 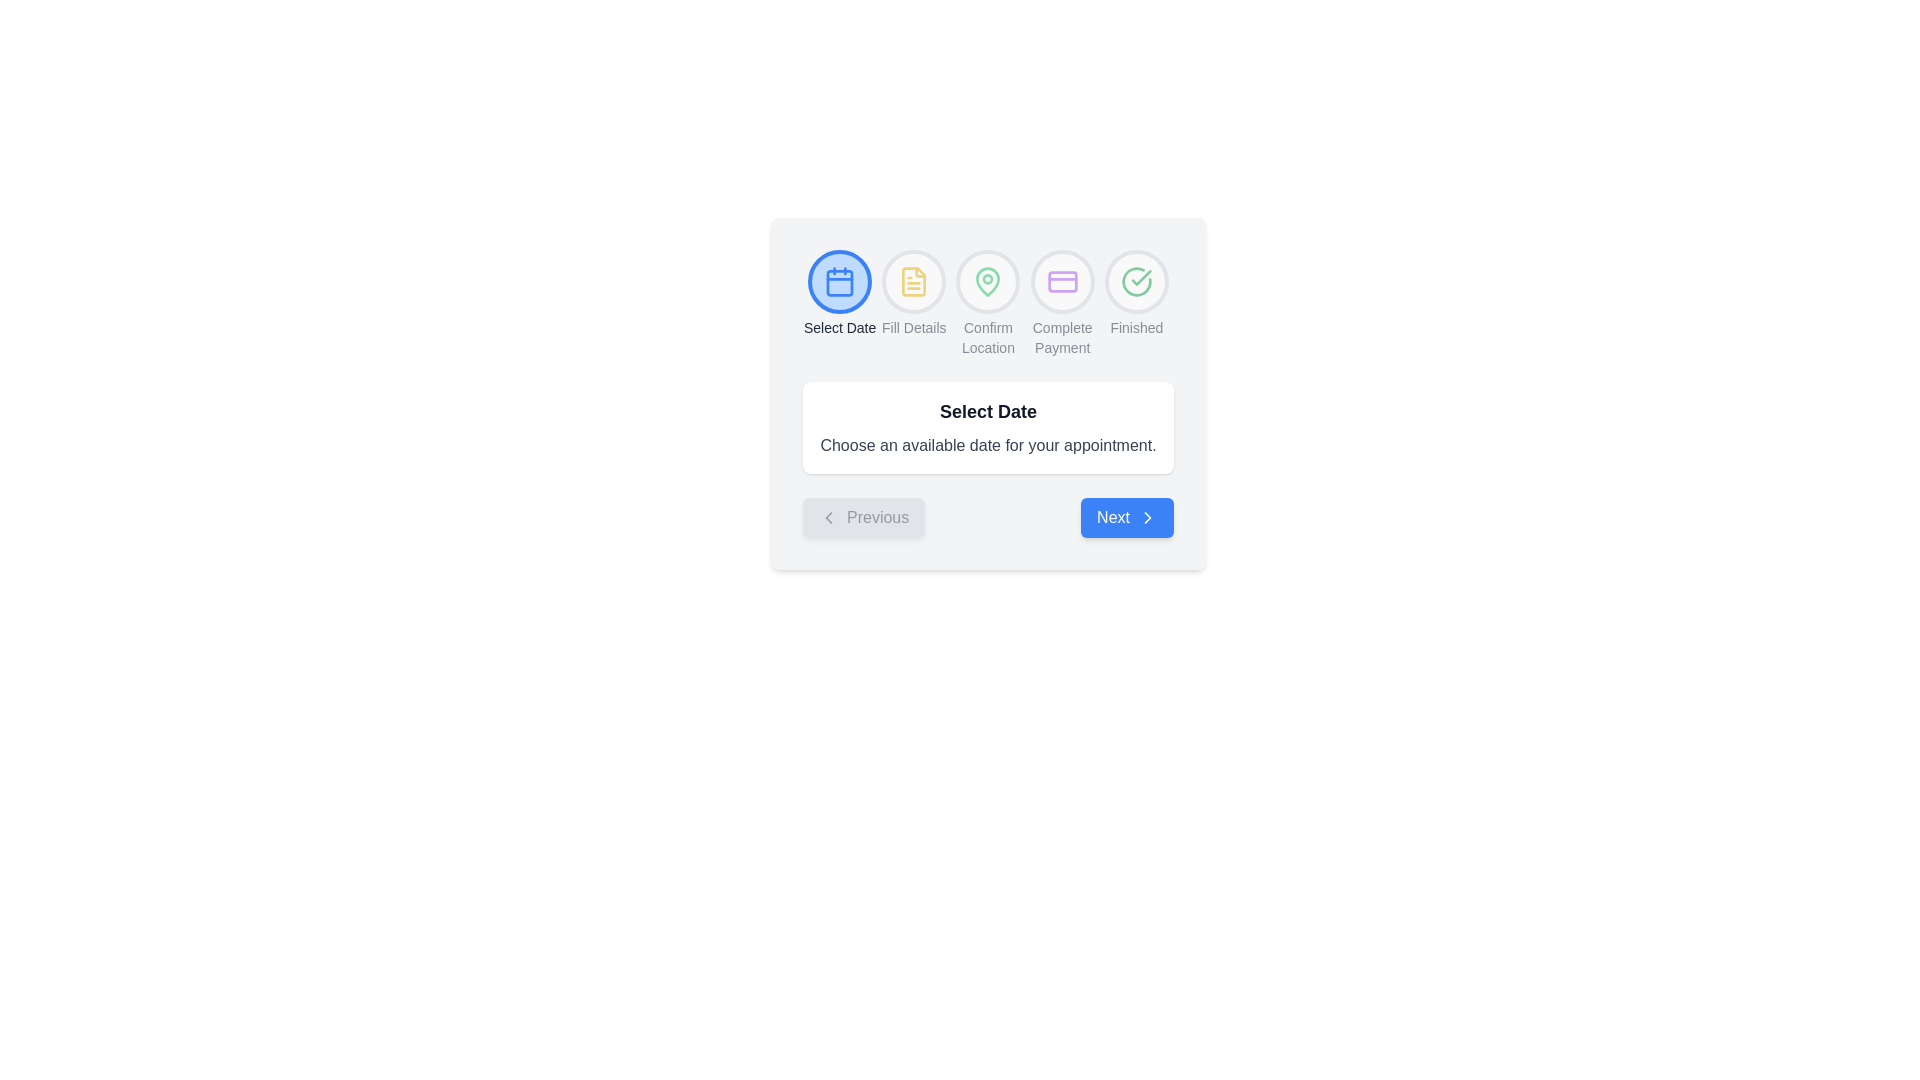 I want to click on the 'Complete Payment' text label, which is the last text in a horizontal list of navigation steps, positioned below the payment icon, so click(x=1061, y=337).